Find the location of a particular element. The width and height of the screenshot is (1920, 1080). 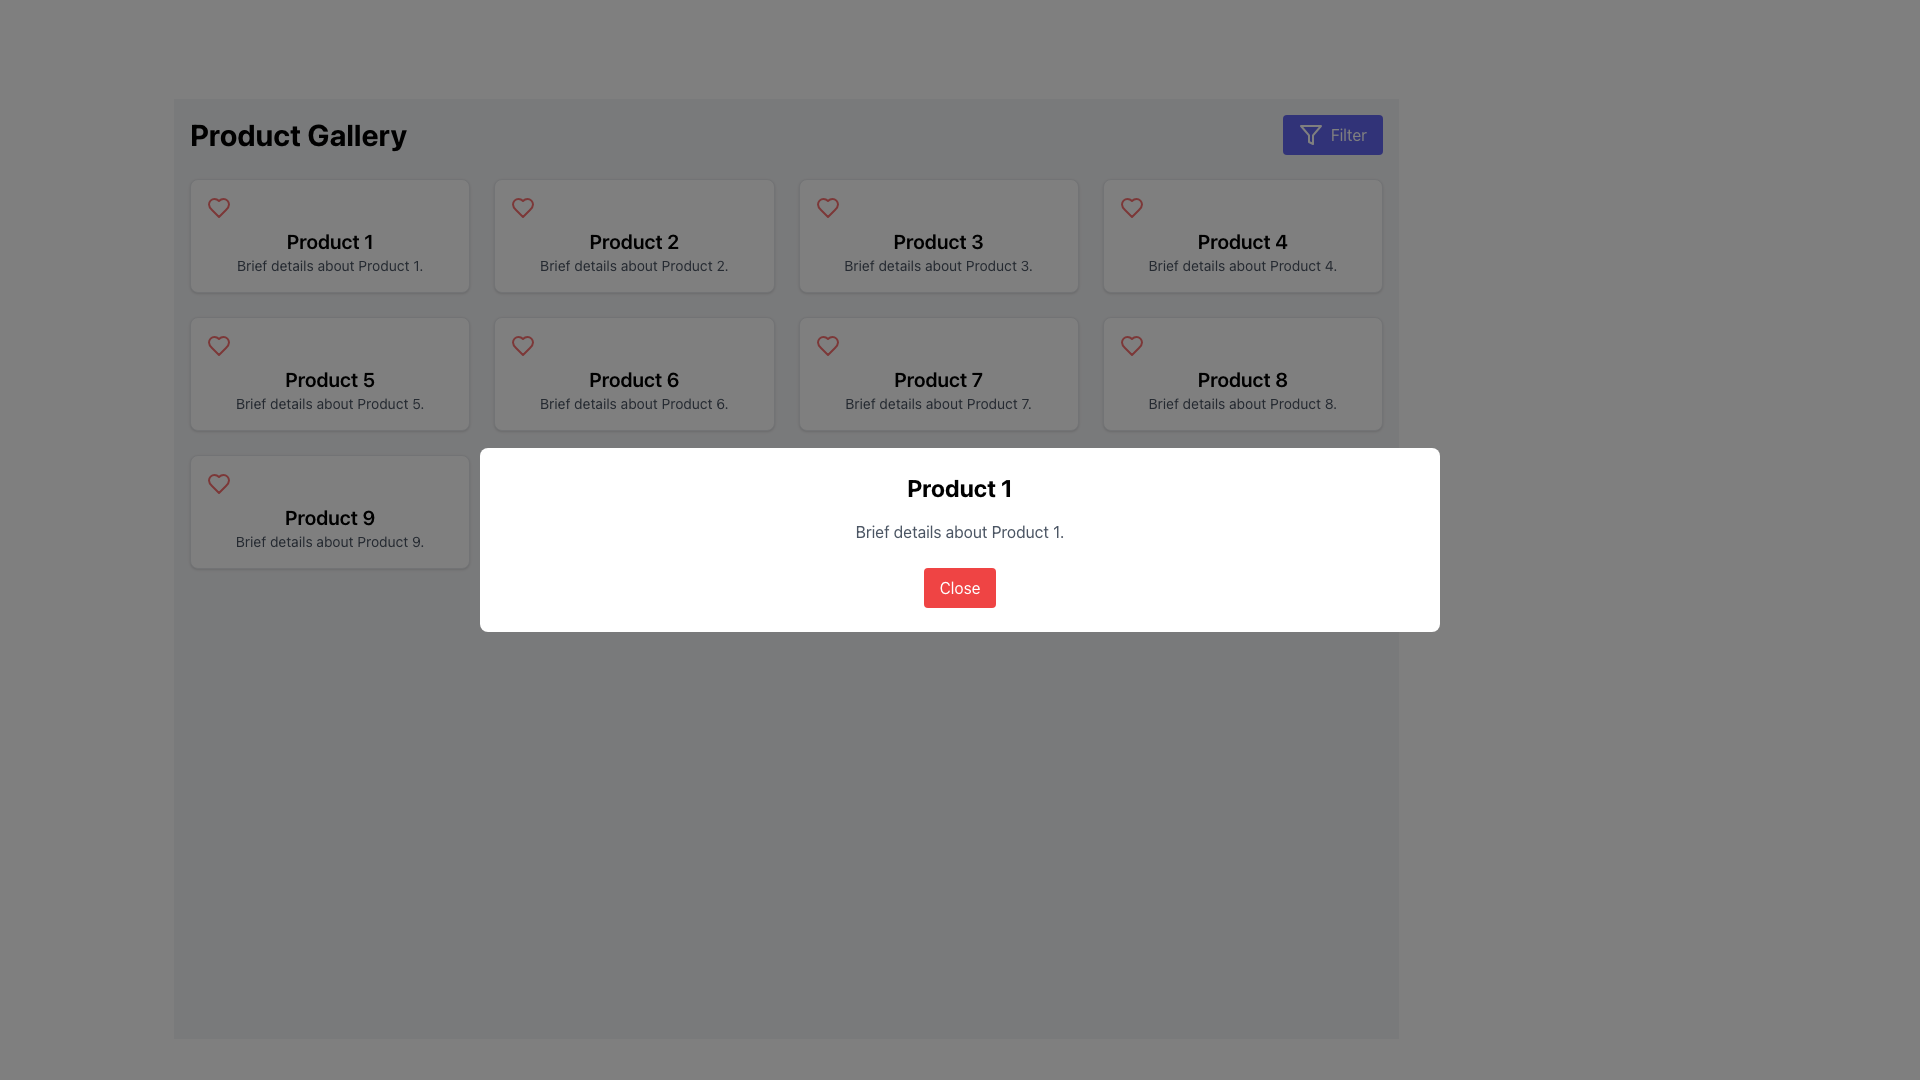

the funnel icon inside the blue 'Filter' button located in the upper-right corner of the interface is located at coordinates (1310, 135).